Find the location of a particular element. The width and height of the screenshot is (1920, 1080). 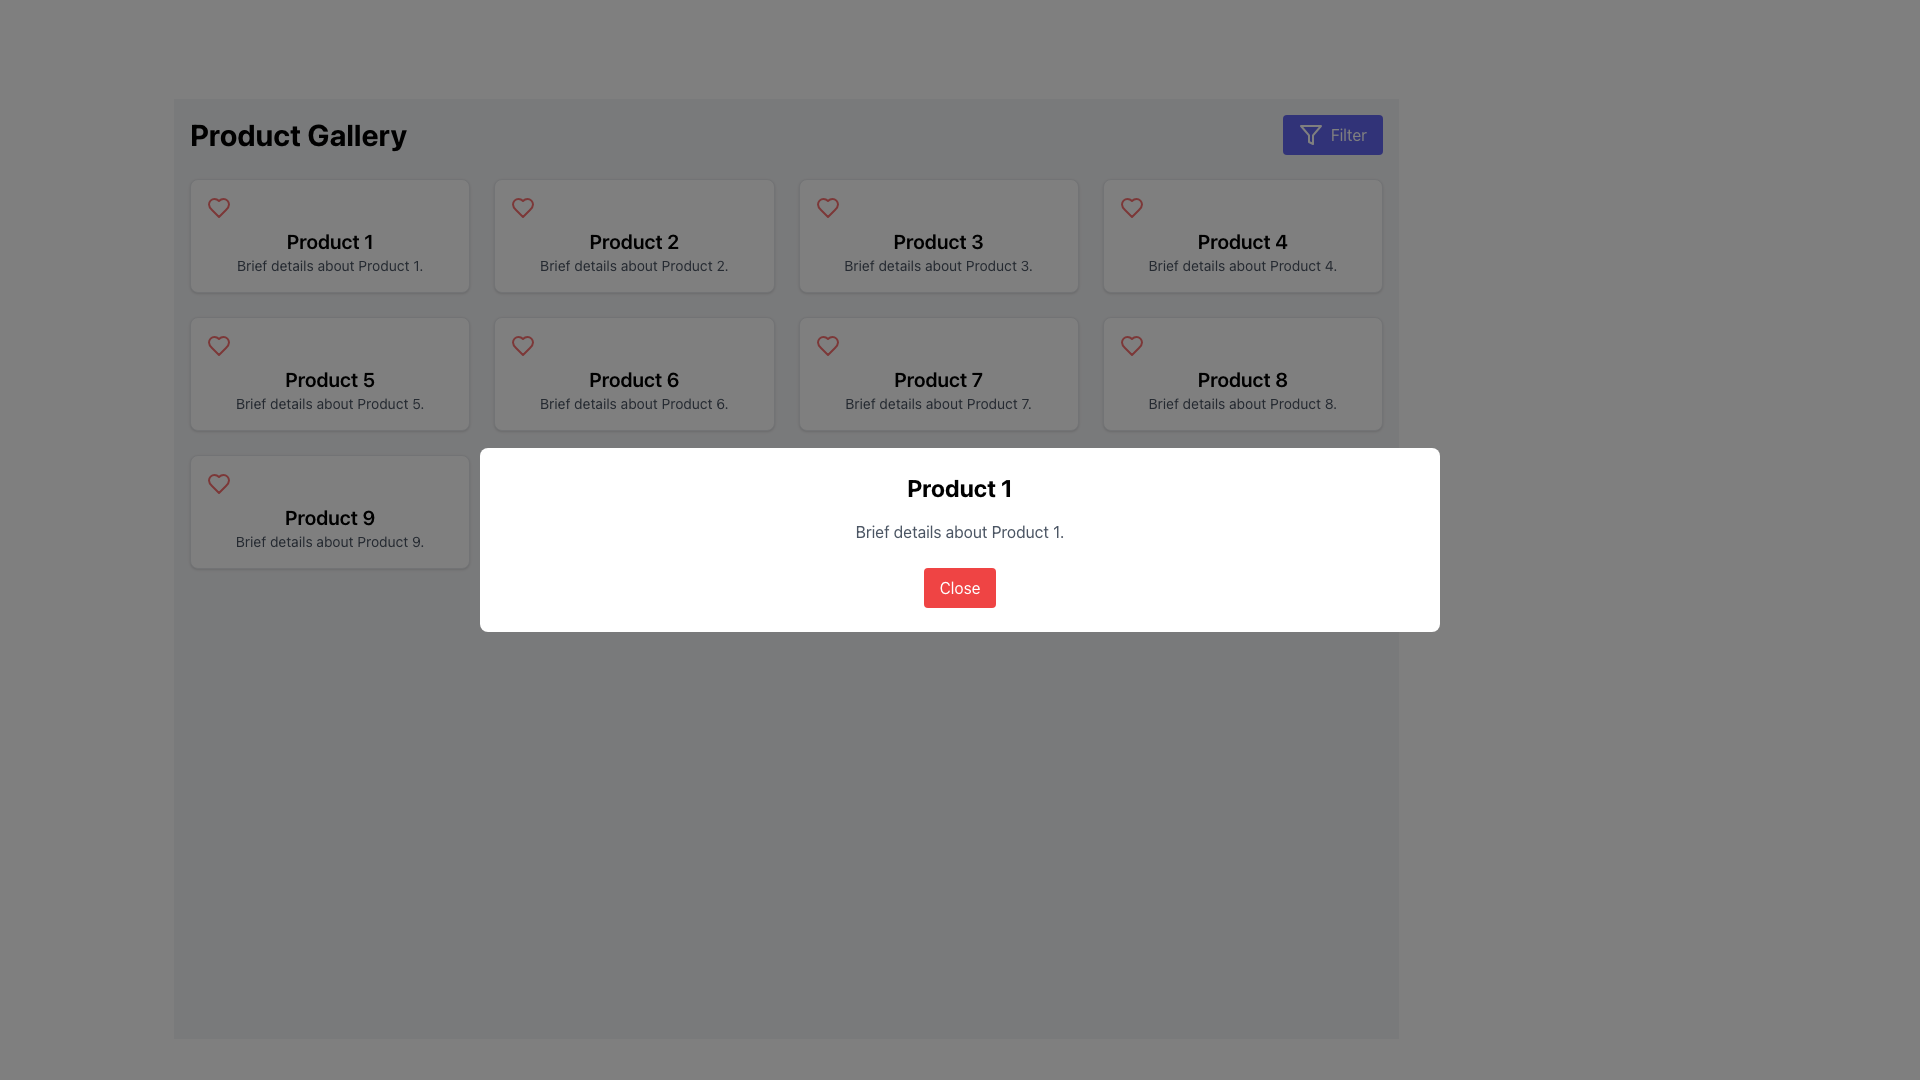

the funnel icon inside the blue 'Filter' button located in the upper-right corner of the interface is located at coordinates (1310, 135).